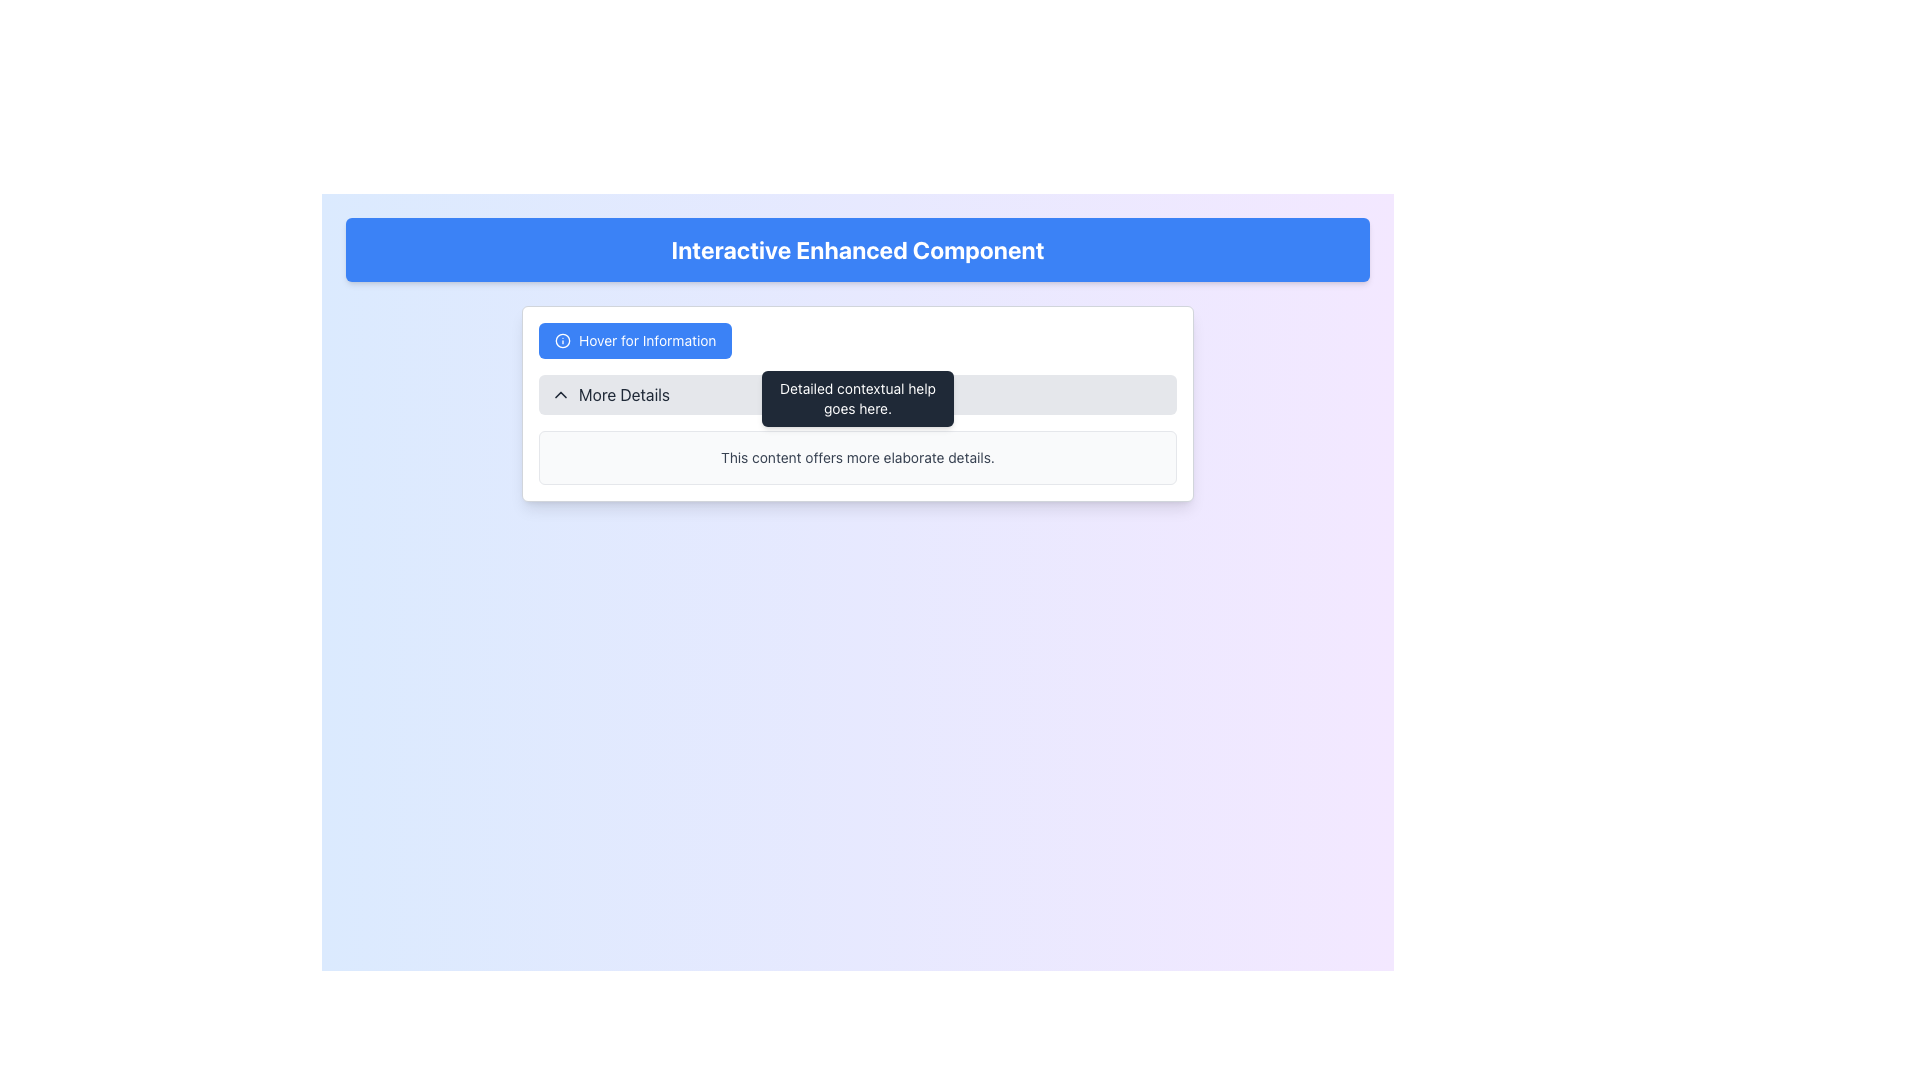 The width and height of the screenshot is (1920, 1080). What do you see at coordinates (858, 339) in the screenshot?
I see `the blue button labeled 'Hover for Information' in the Tooltip and Button Combination` at bounding box center [858, 339].